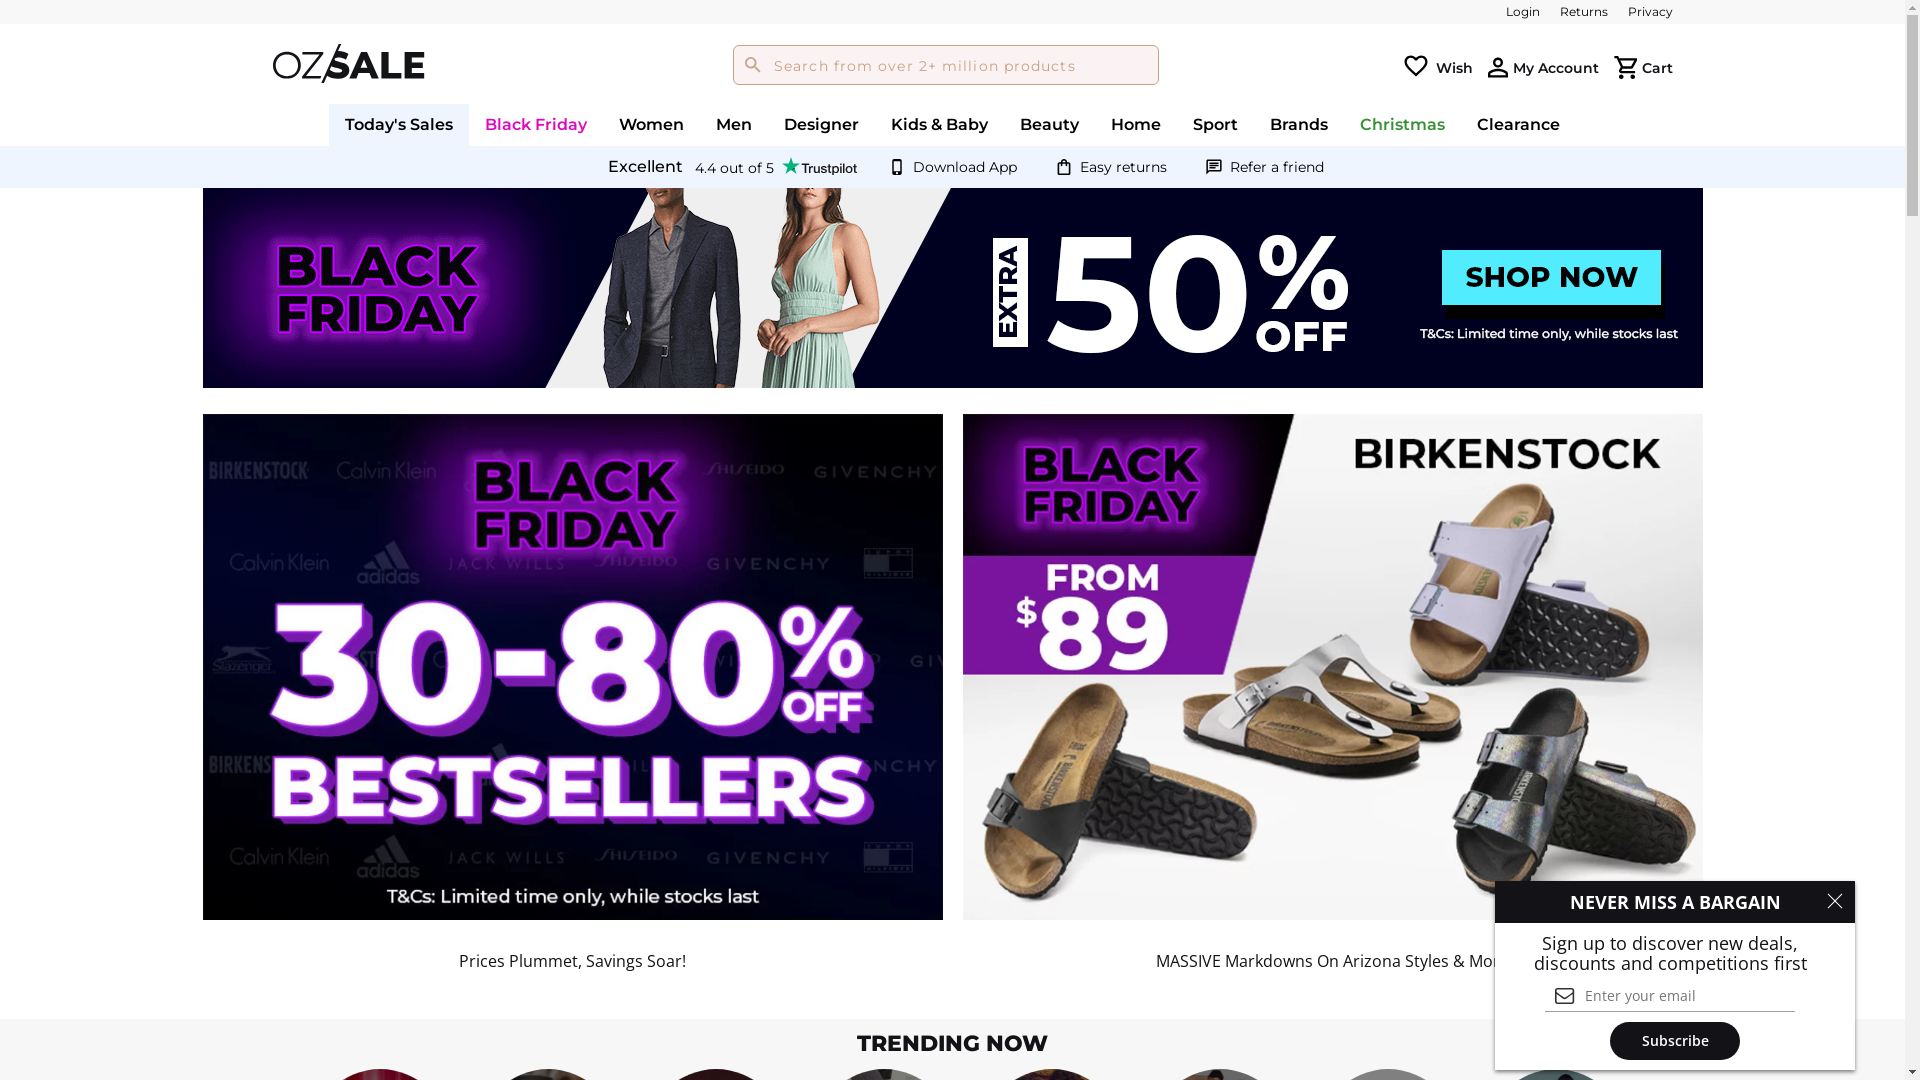 The height and width of the screenshot is (1080, 1920). What do you see at coordinates (938, 124) in the screenshot?
I see `'Kids & Baby'` at bounding box center [938, 124].